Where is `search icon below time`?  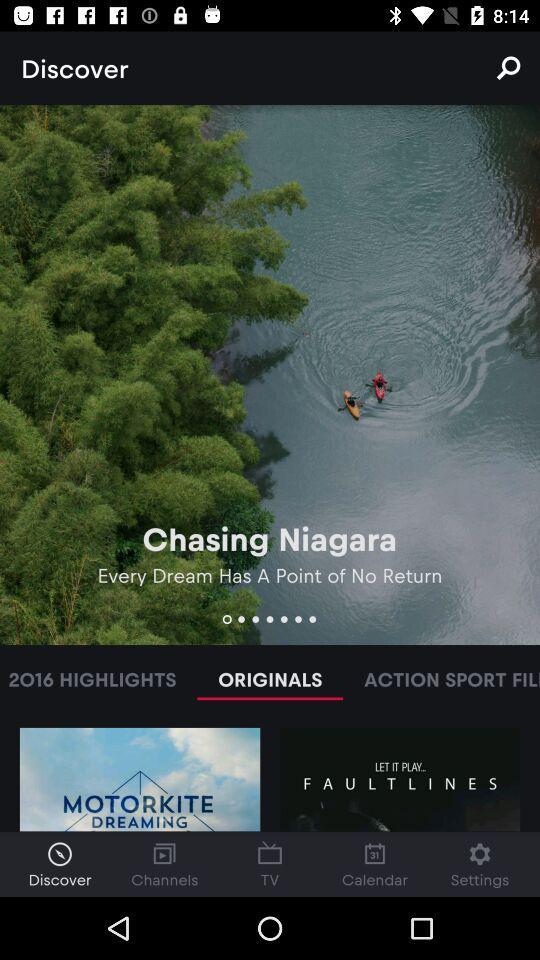
search icon below time is located at coordinates (508, 68).